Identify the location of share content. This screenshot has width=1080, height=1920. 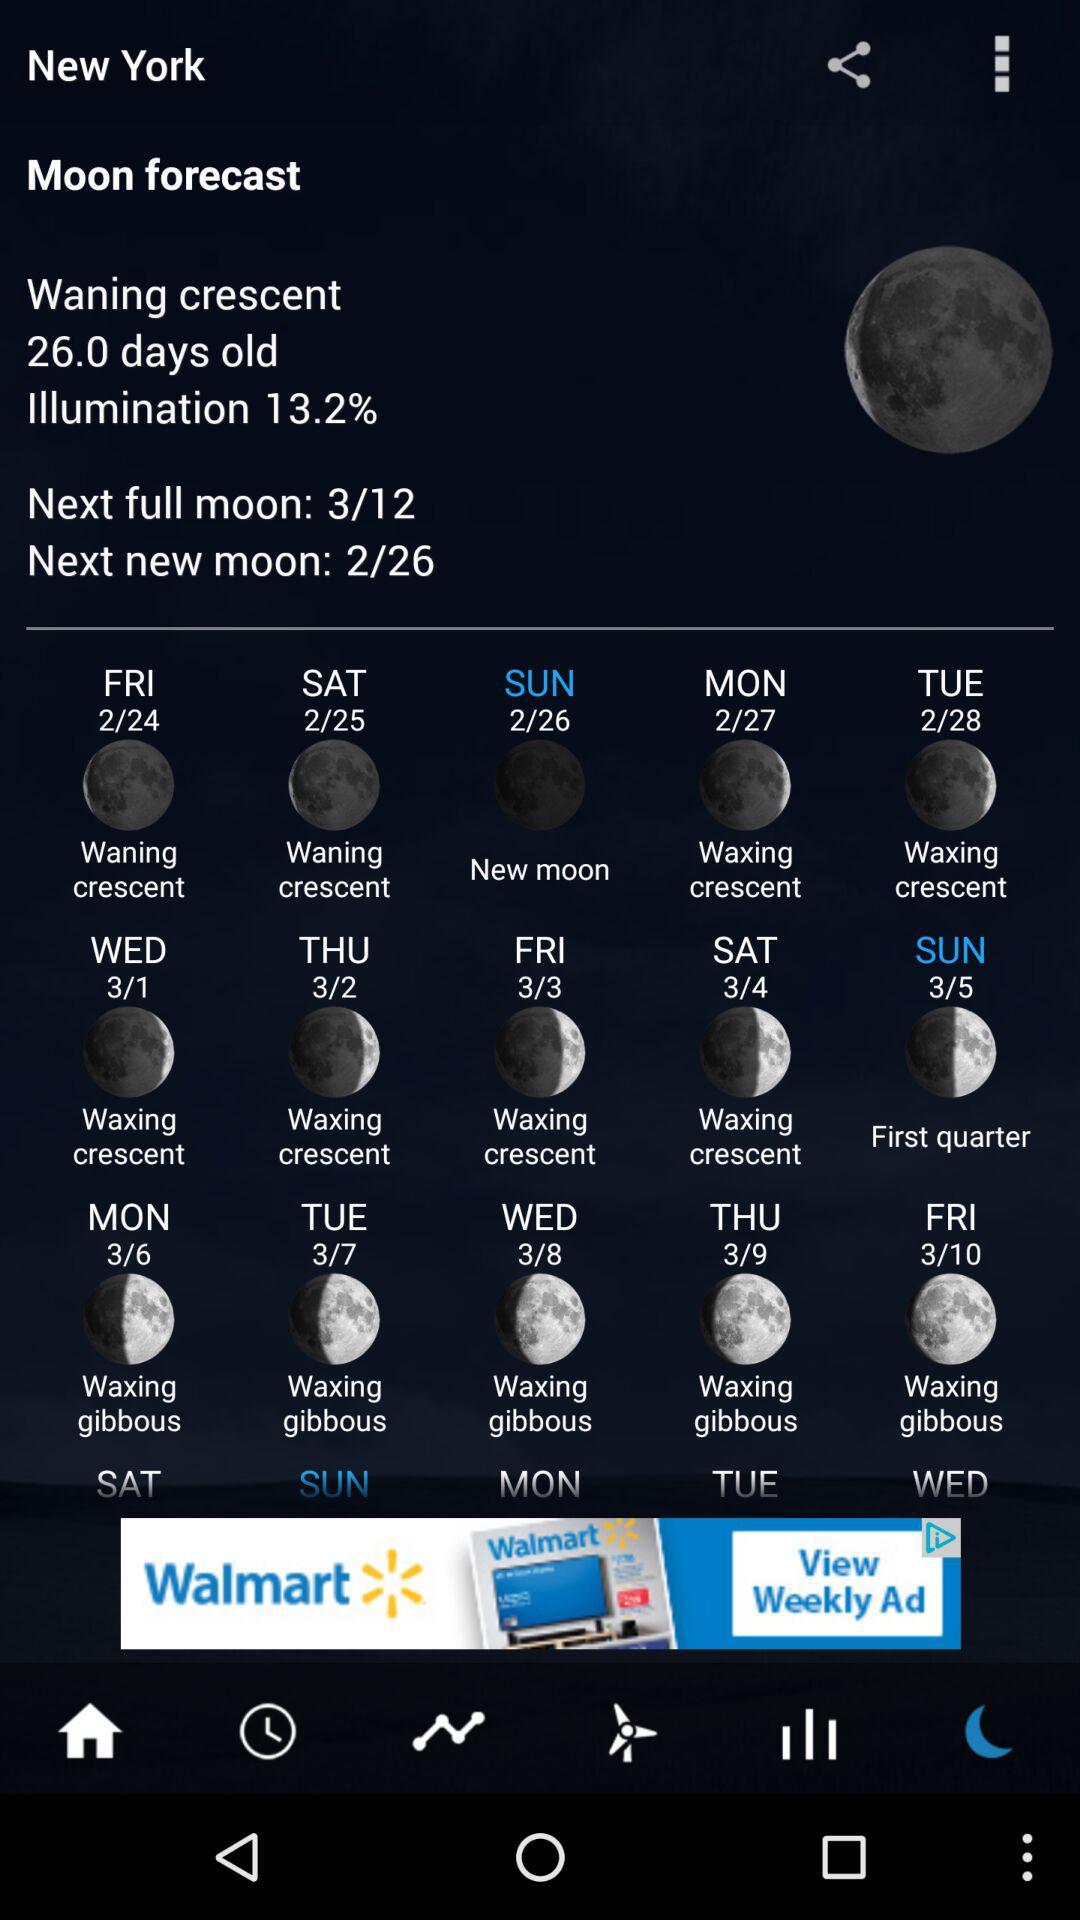
(450, 1728).